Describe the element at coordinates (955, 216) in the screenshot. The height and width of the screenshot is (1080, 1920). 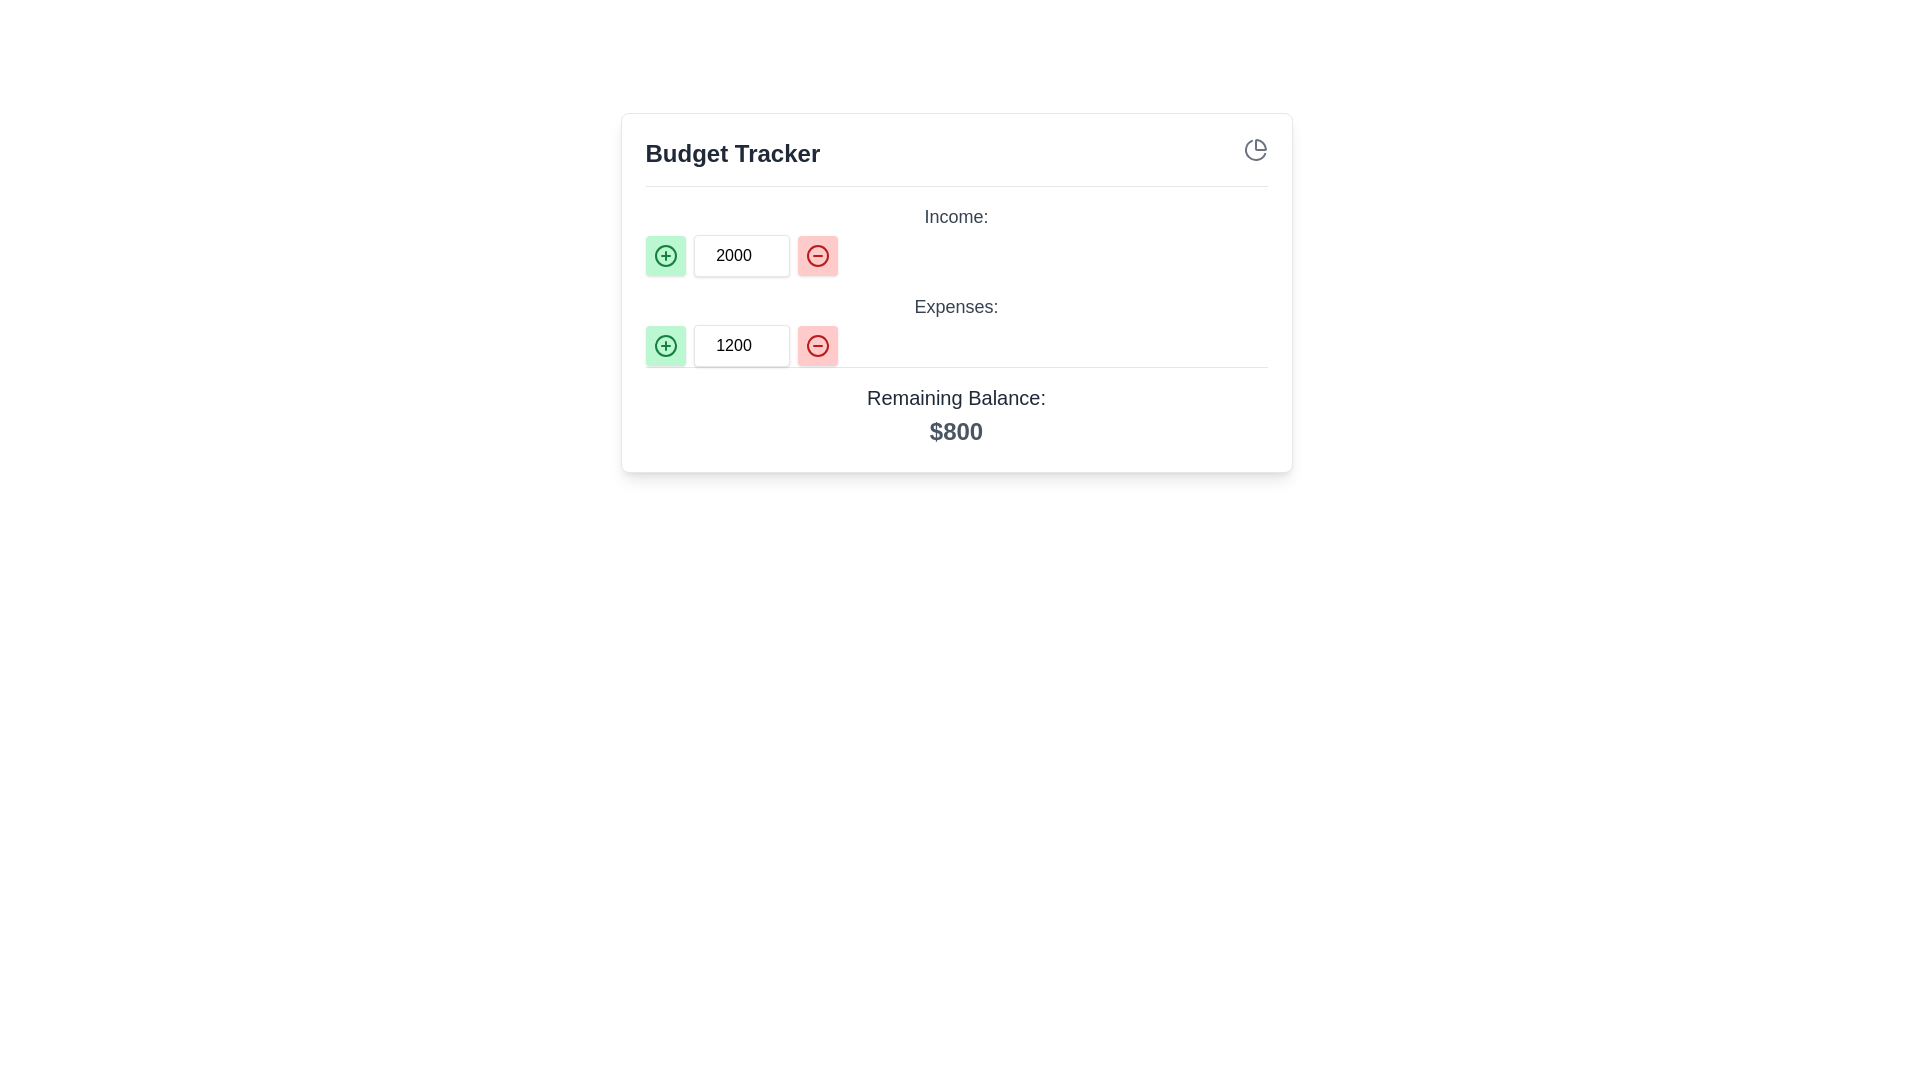
I see `the label that provides context for the income-related data entry, located above the '2000' input in the 'Budget Tracker' card` at that location.